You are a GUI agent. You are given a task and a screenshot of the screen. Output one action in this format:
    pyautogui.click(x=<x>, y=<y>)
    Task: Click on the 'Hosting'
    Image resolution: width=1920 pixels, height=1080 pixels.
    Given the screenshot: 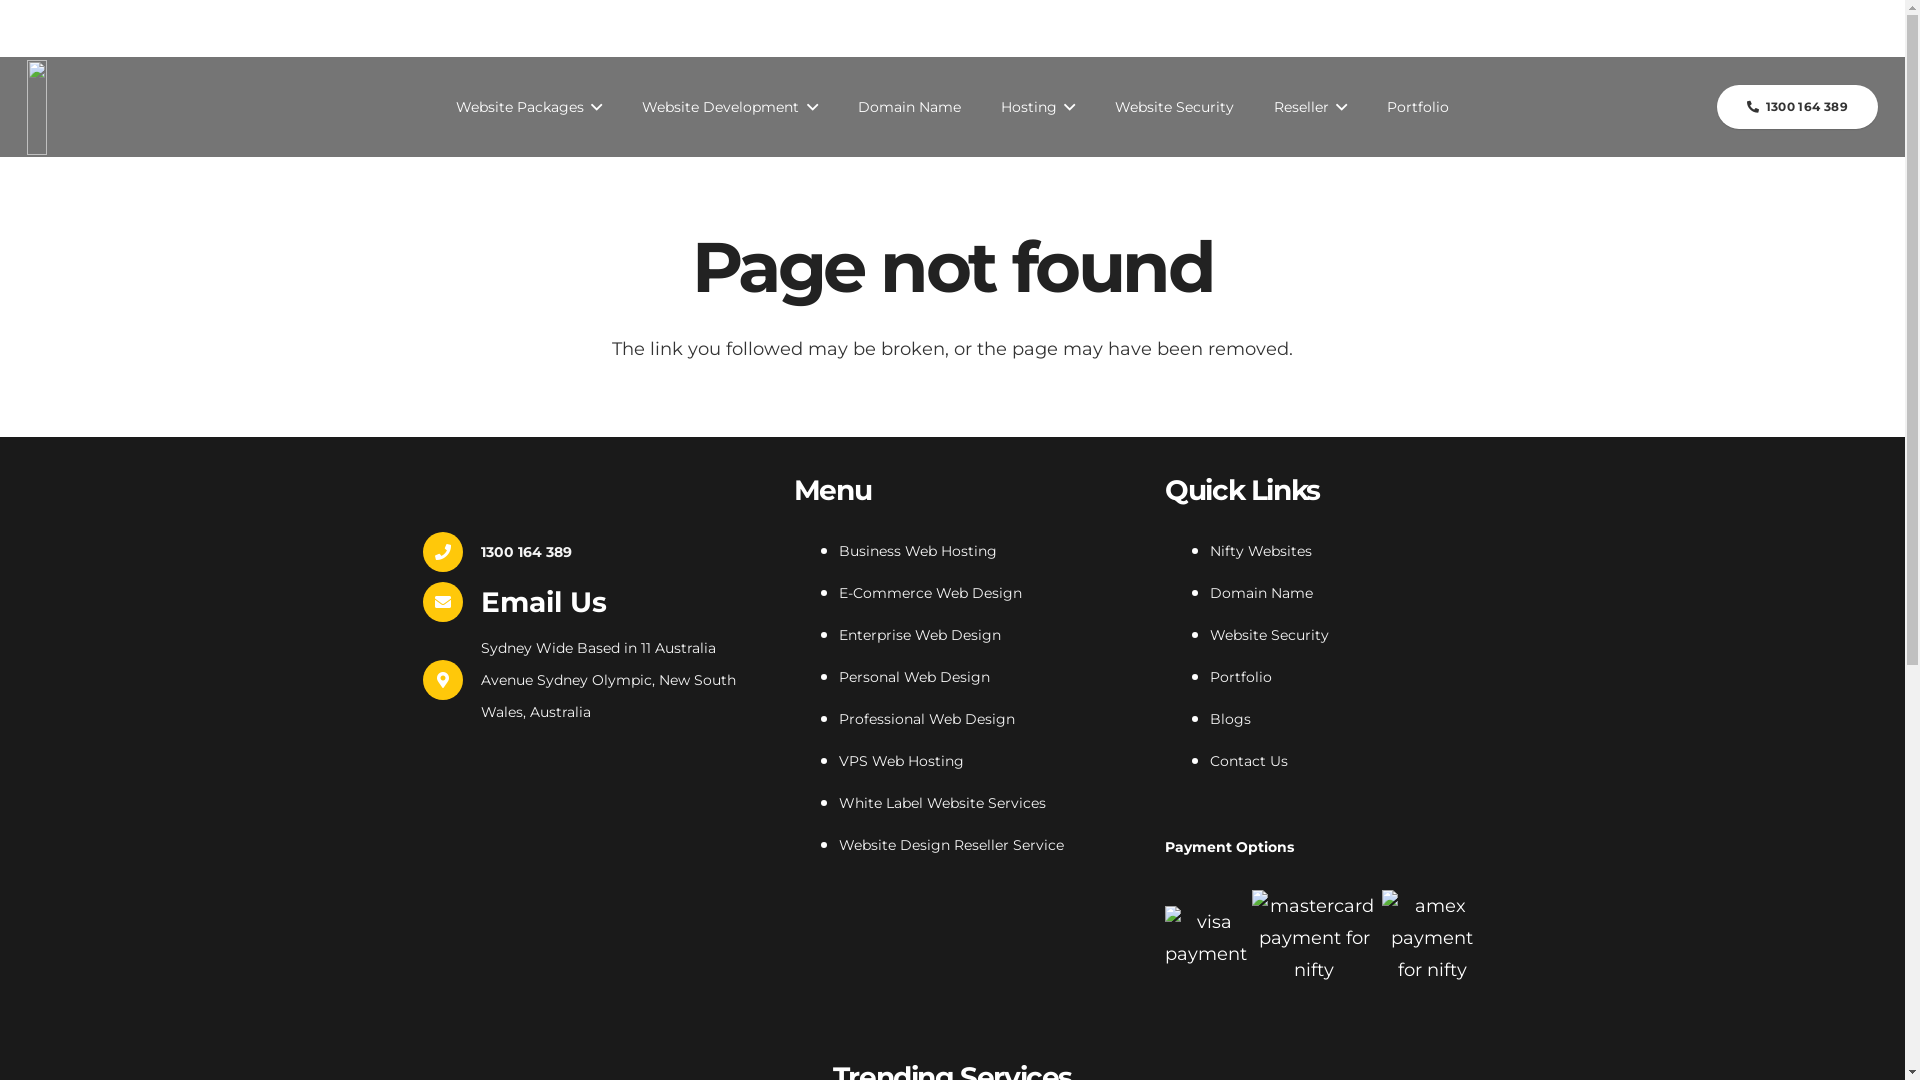 What is the action you would take?
    pyautogui.click(x=1036, y=107)
    